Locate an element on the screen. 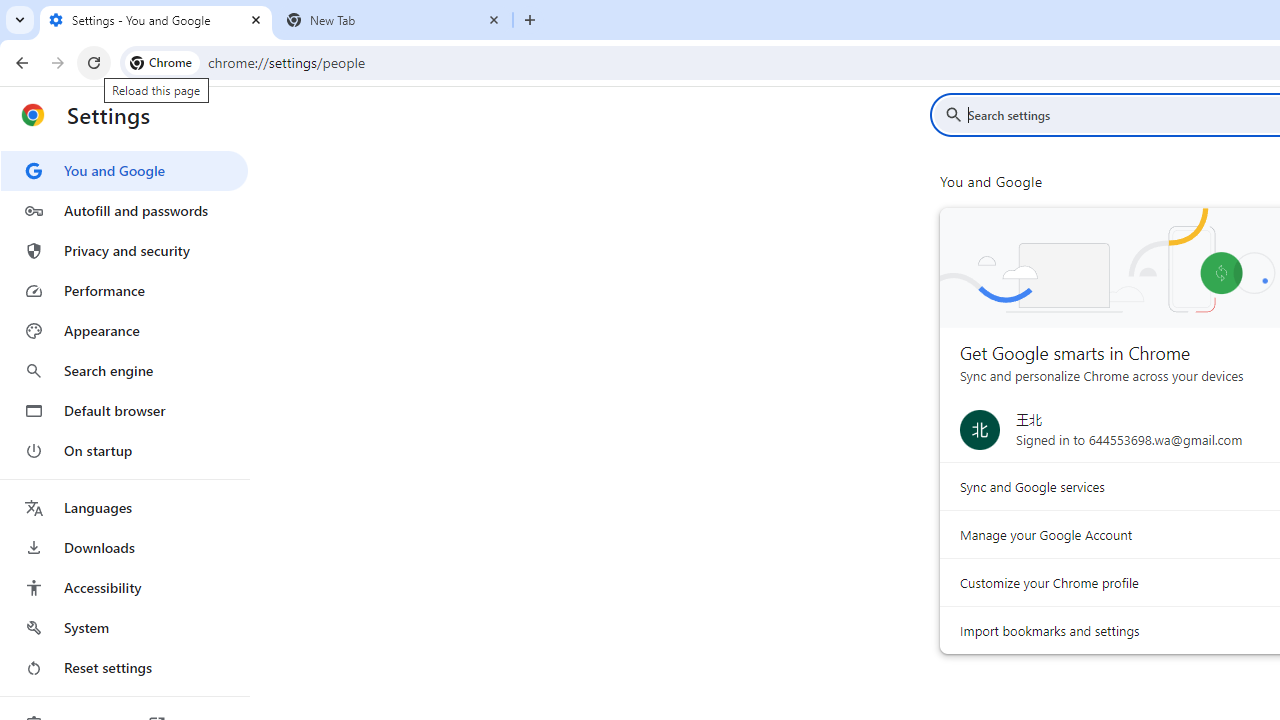 Image resolution: width=1280 pixels, height=720 pixels. 'Privacy and security' is located at coordinates (123, 249).